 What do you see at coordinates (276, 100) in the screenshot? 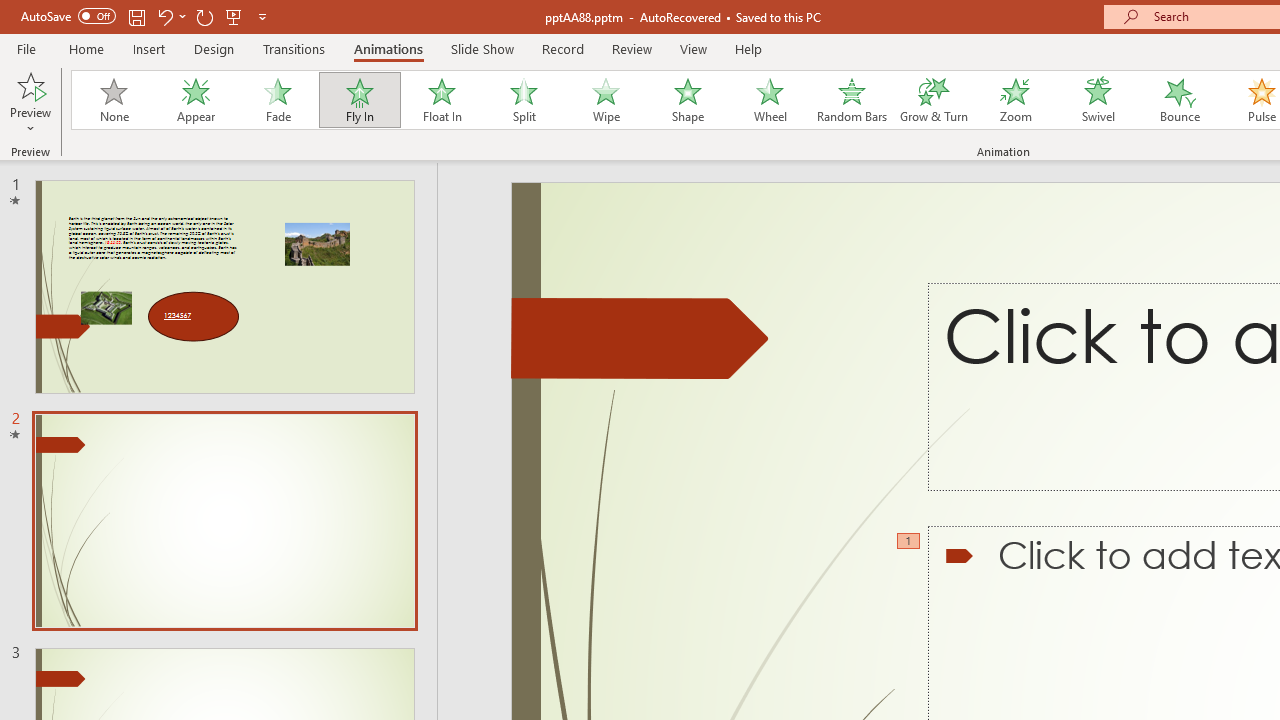
I see `'Fade'` at bounding box center [276, 100].